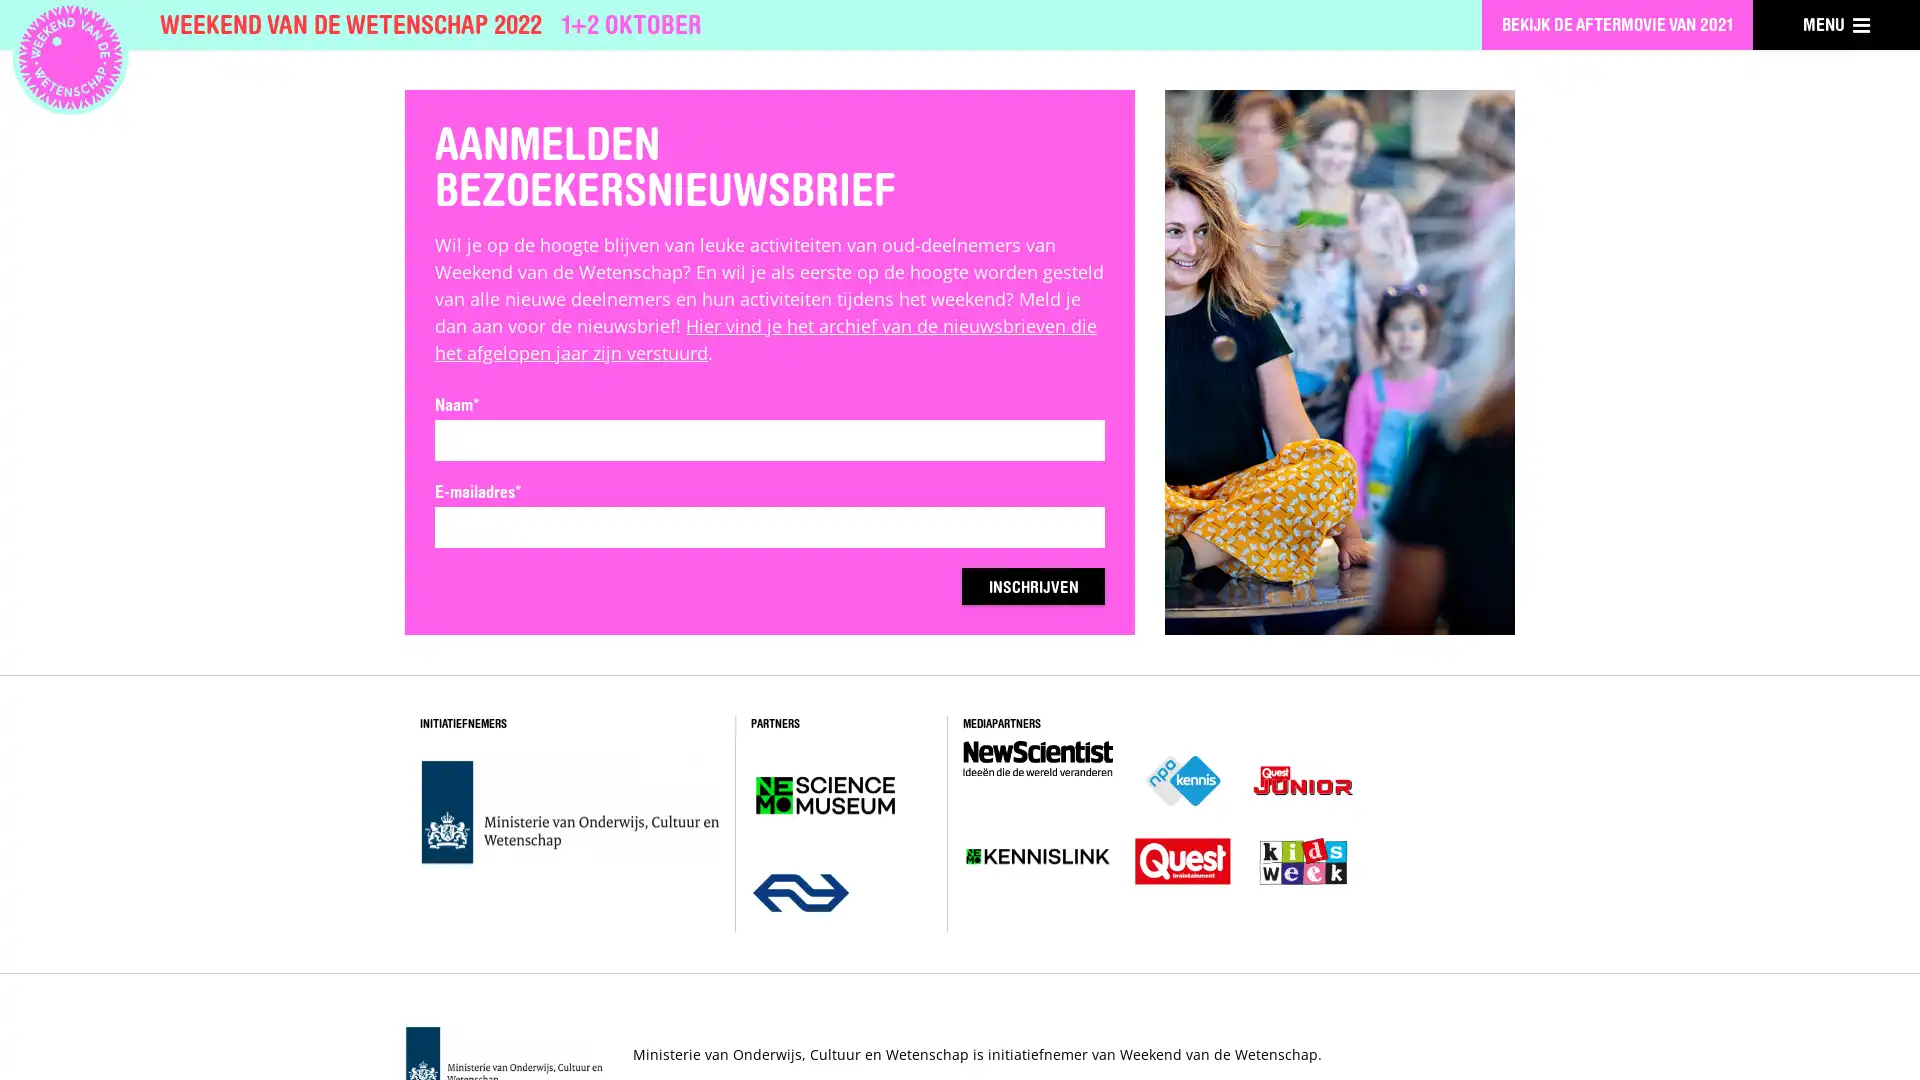 This screenshot has width=1920, height=1080. What do you see at coordinates (1023, 586) in the screenshot?
I see `Inschrijven` at bounding box center [1023, 586].